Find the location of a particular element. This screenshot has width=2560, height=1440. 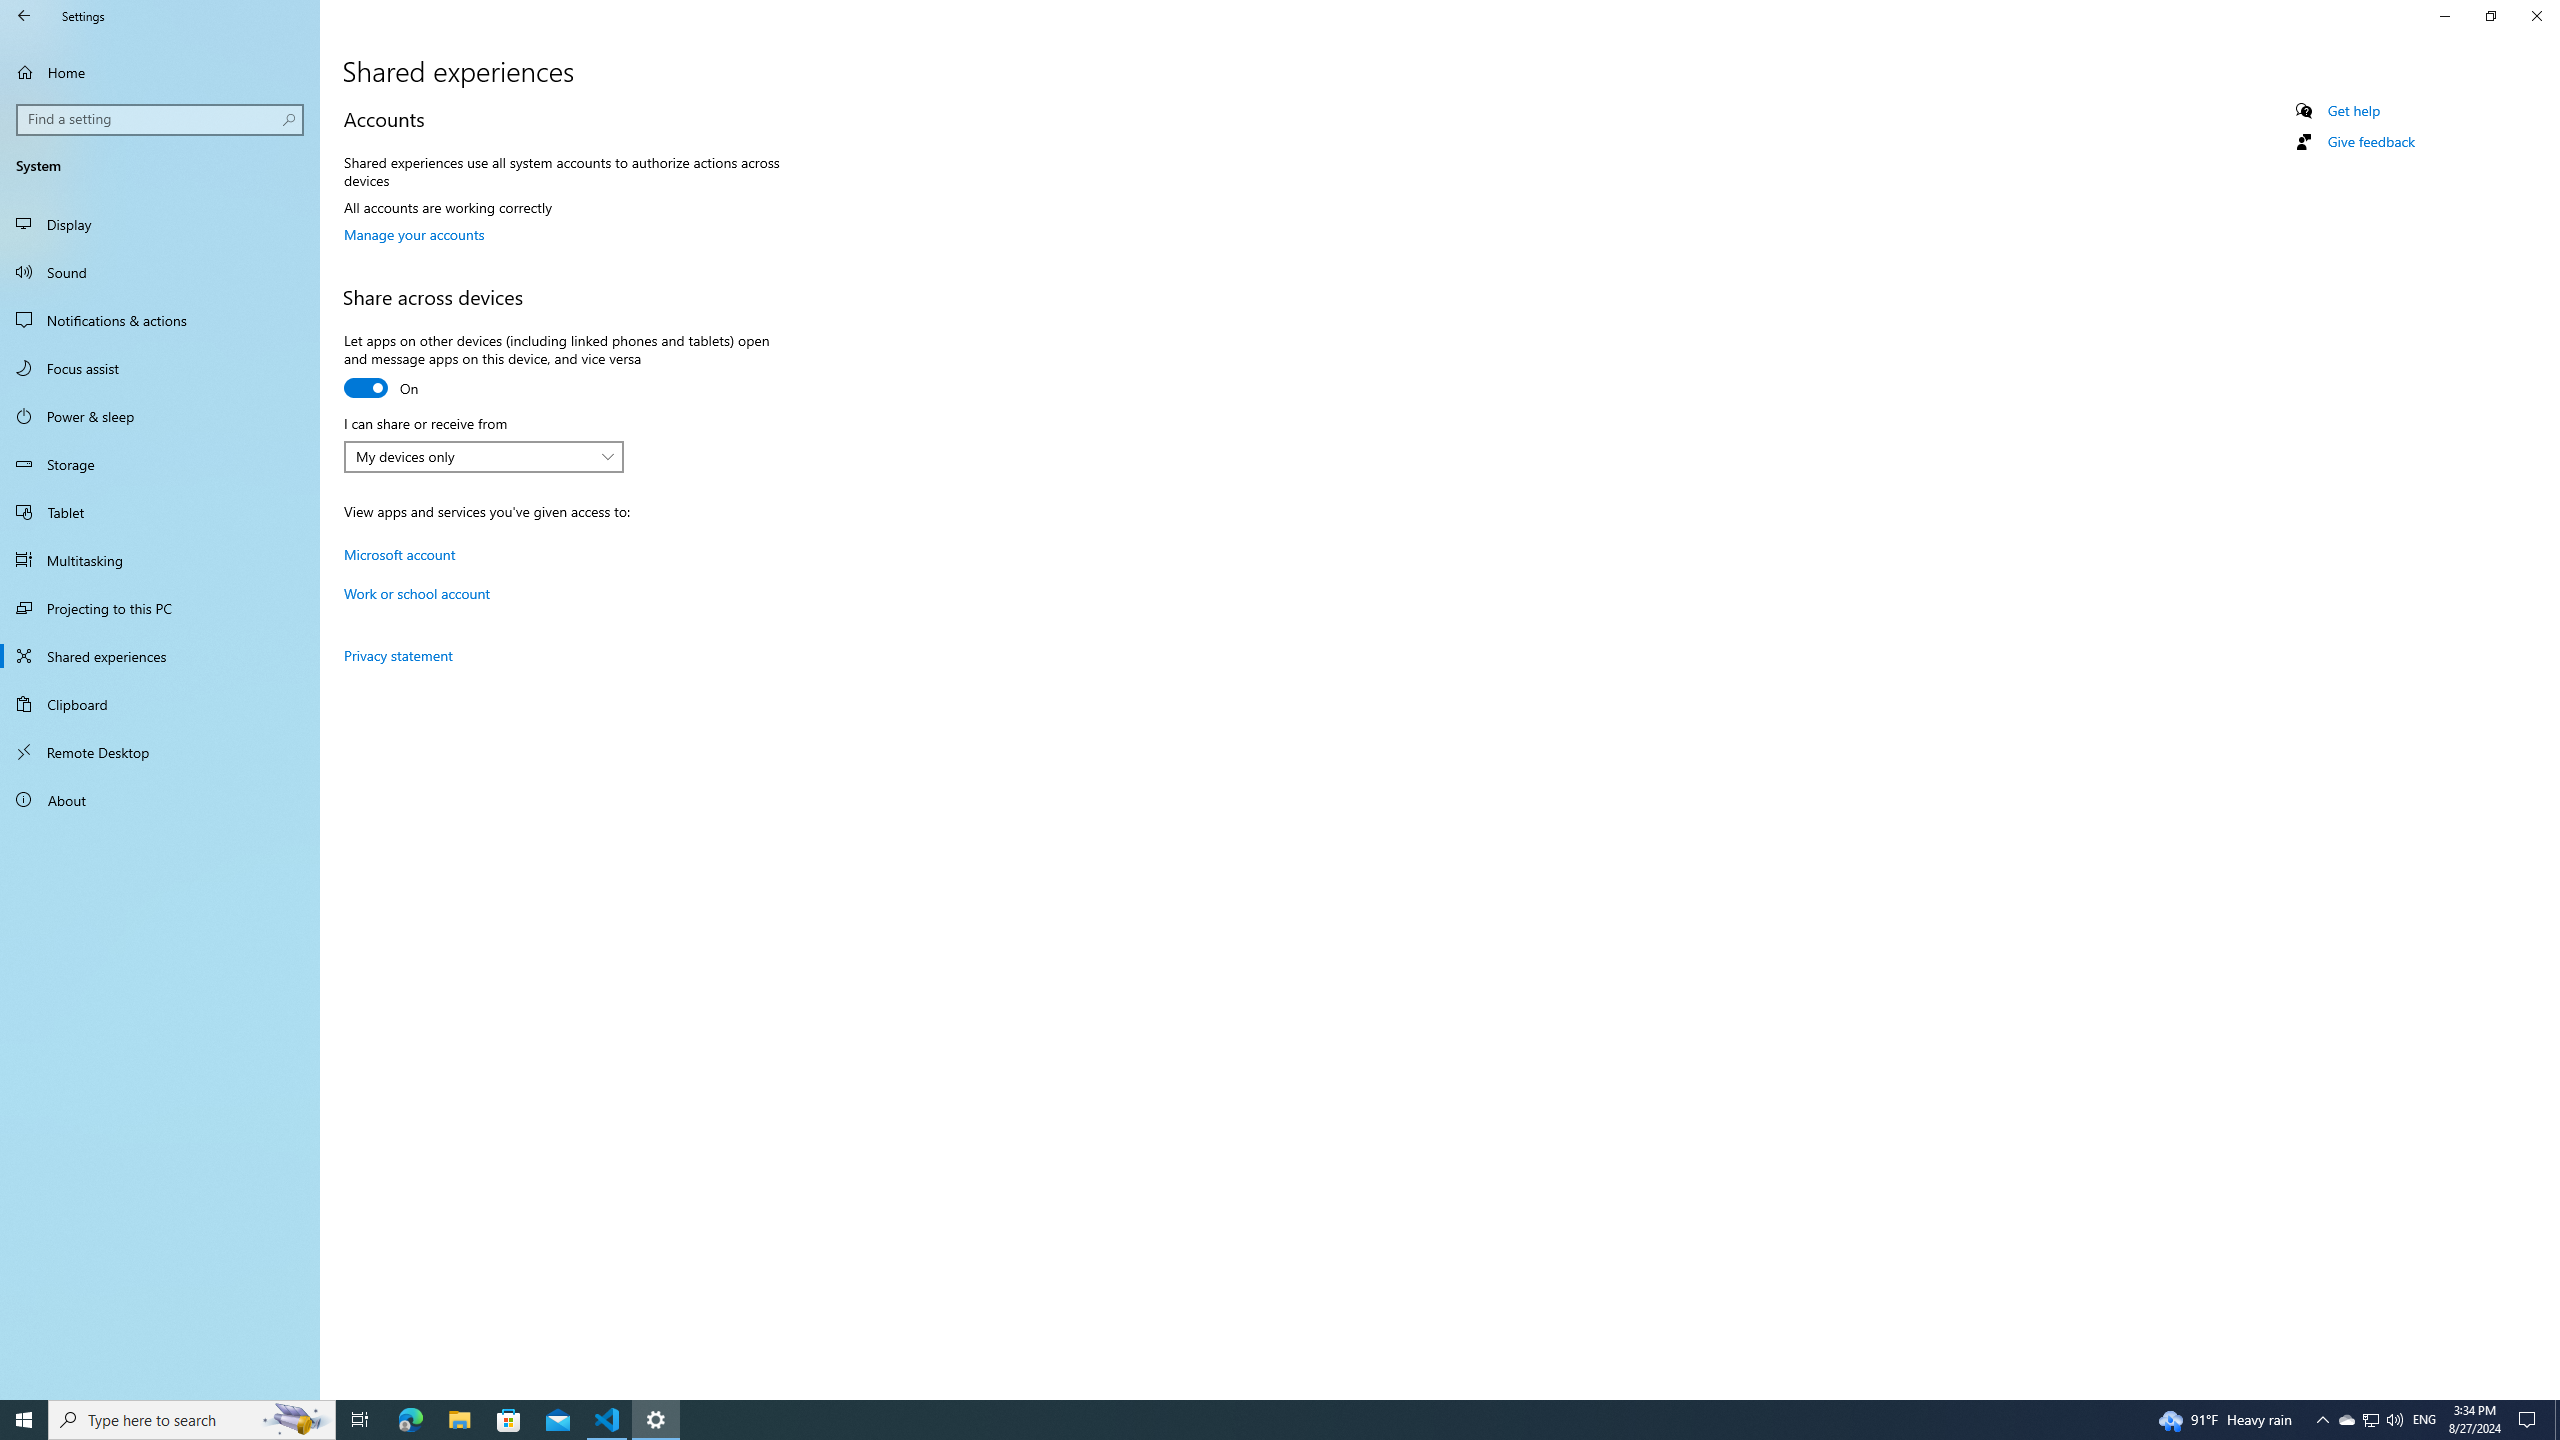

'Restore Settings' is located at coordinates (2490, 15).